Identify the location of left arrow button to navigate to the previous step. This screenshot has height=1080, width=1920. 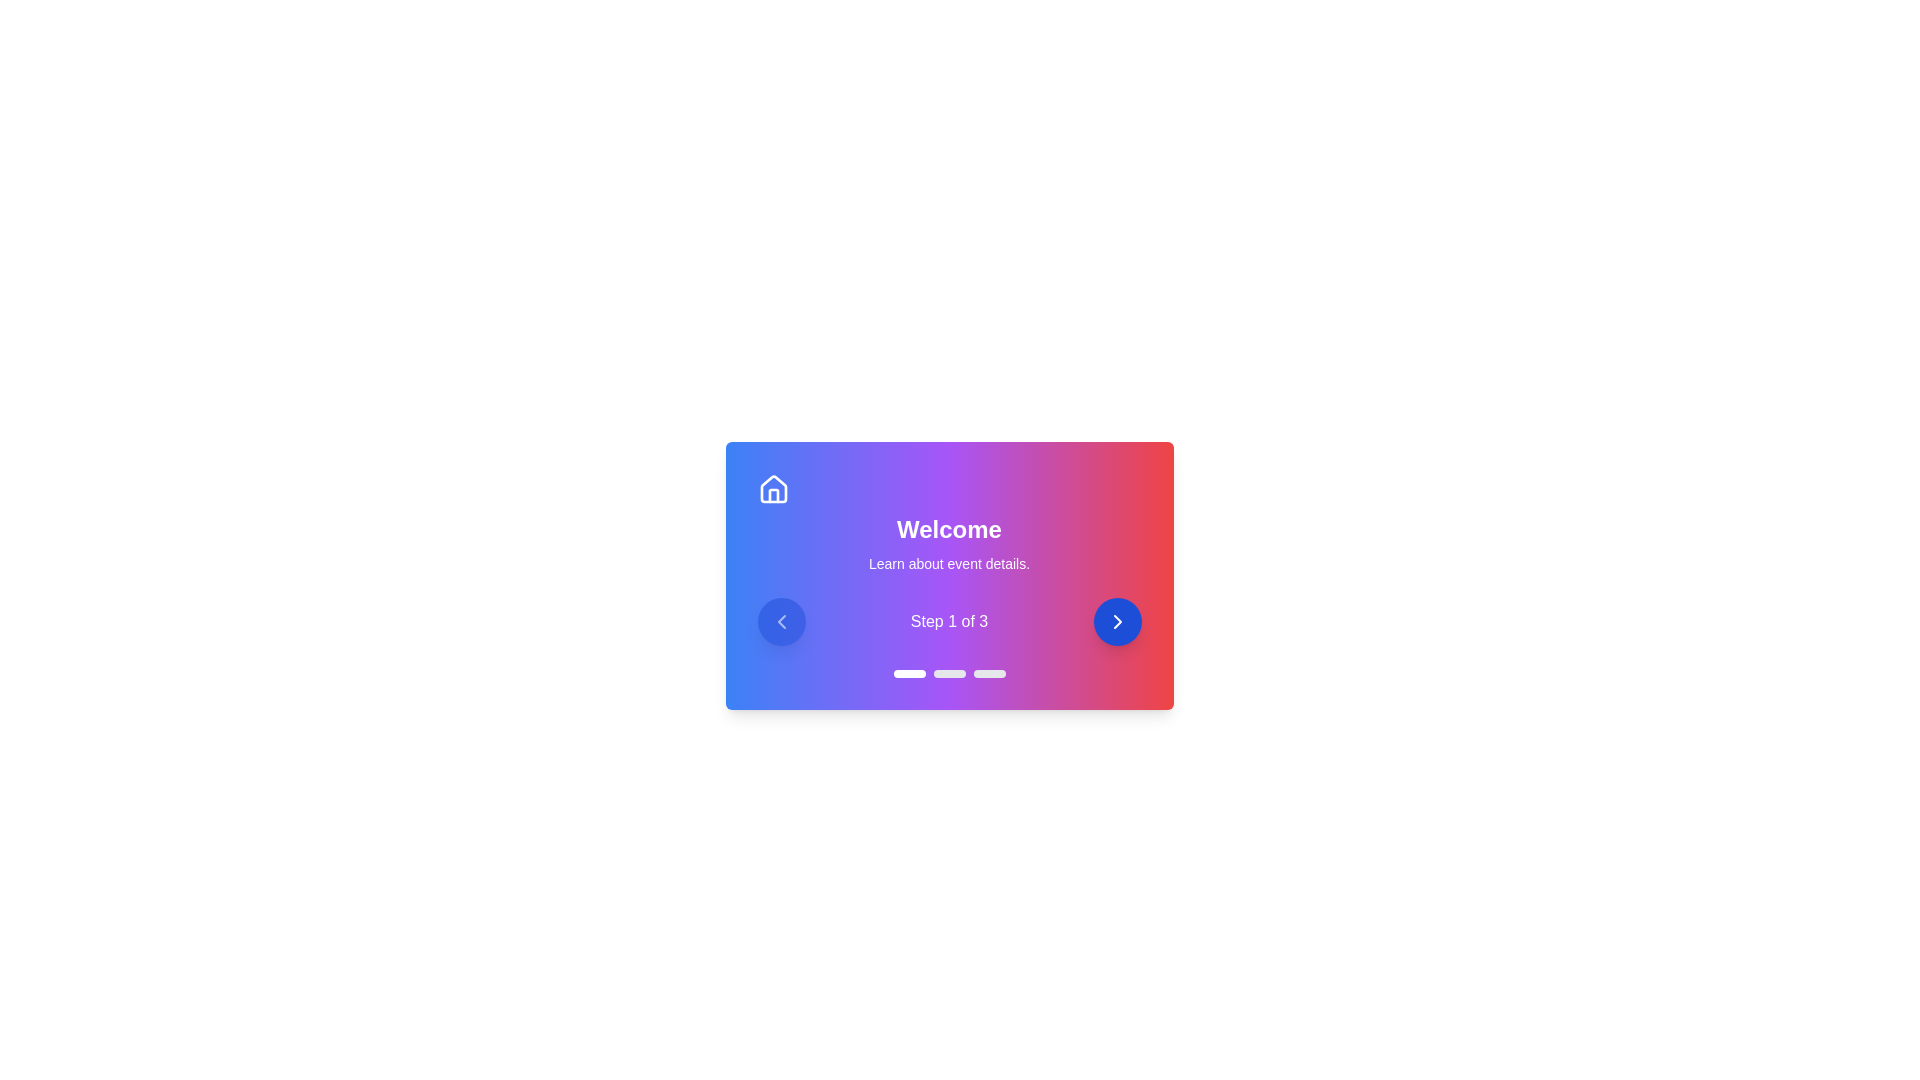
(780, 620).